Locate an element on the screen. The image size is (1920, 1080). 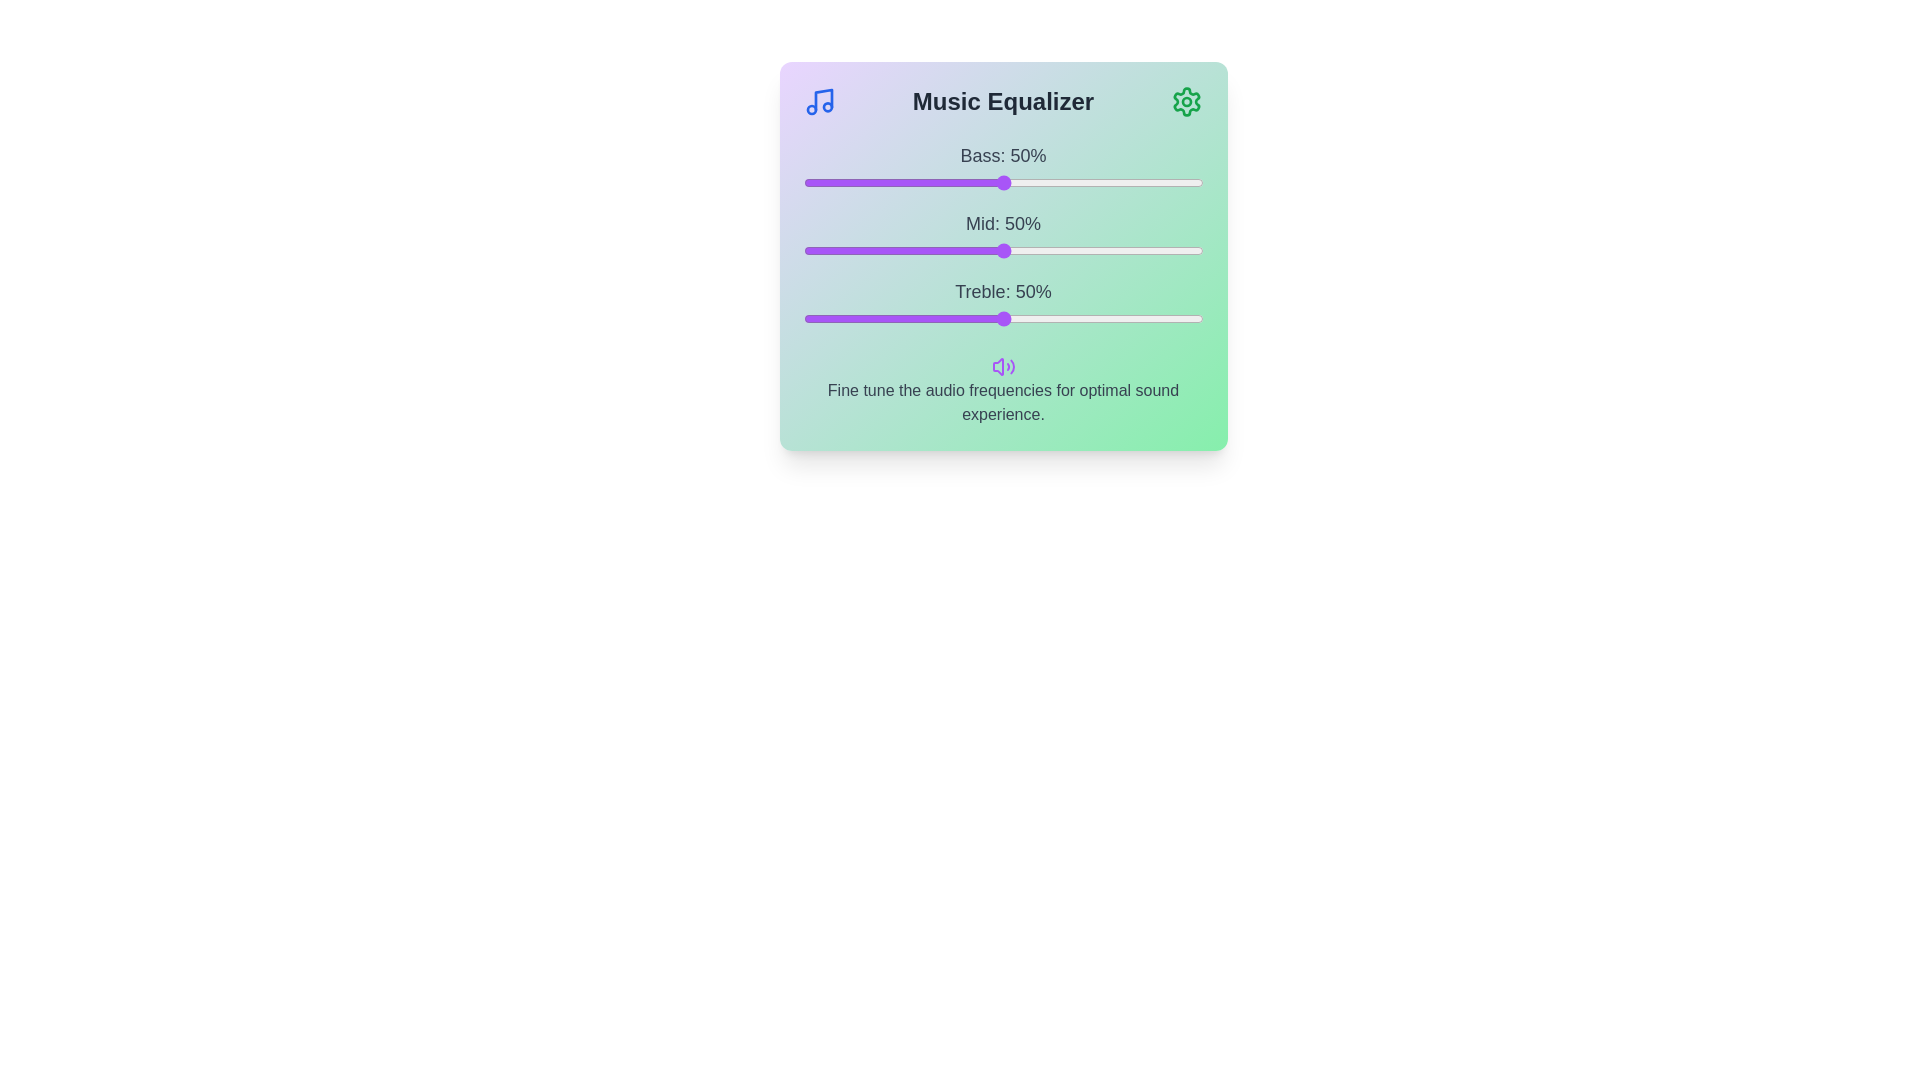
the treble slider to 76% is located at coordinates (1106, 318).